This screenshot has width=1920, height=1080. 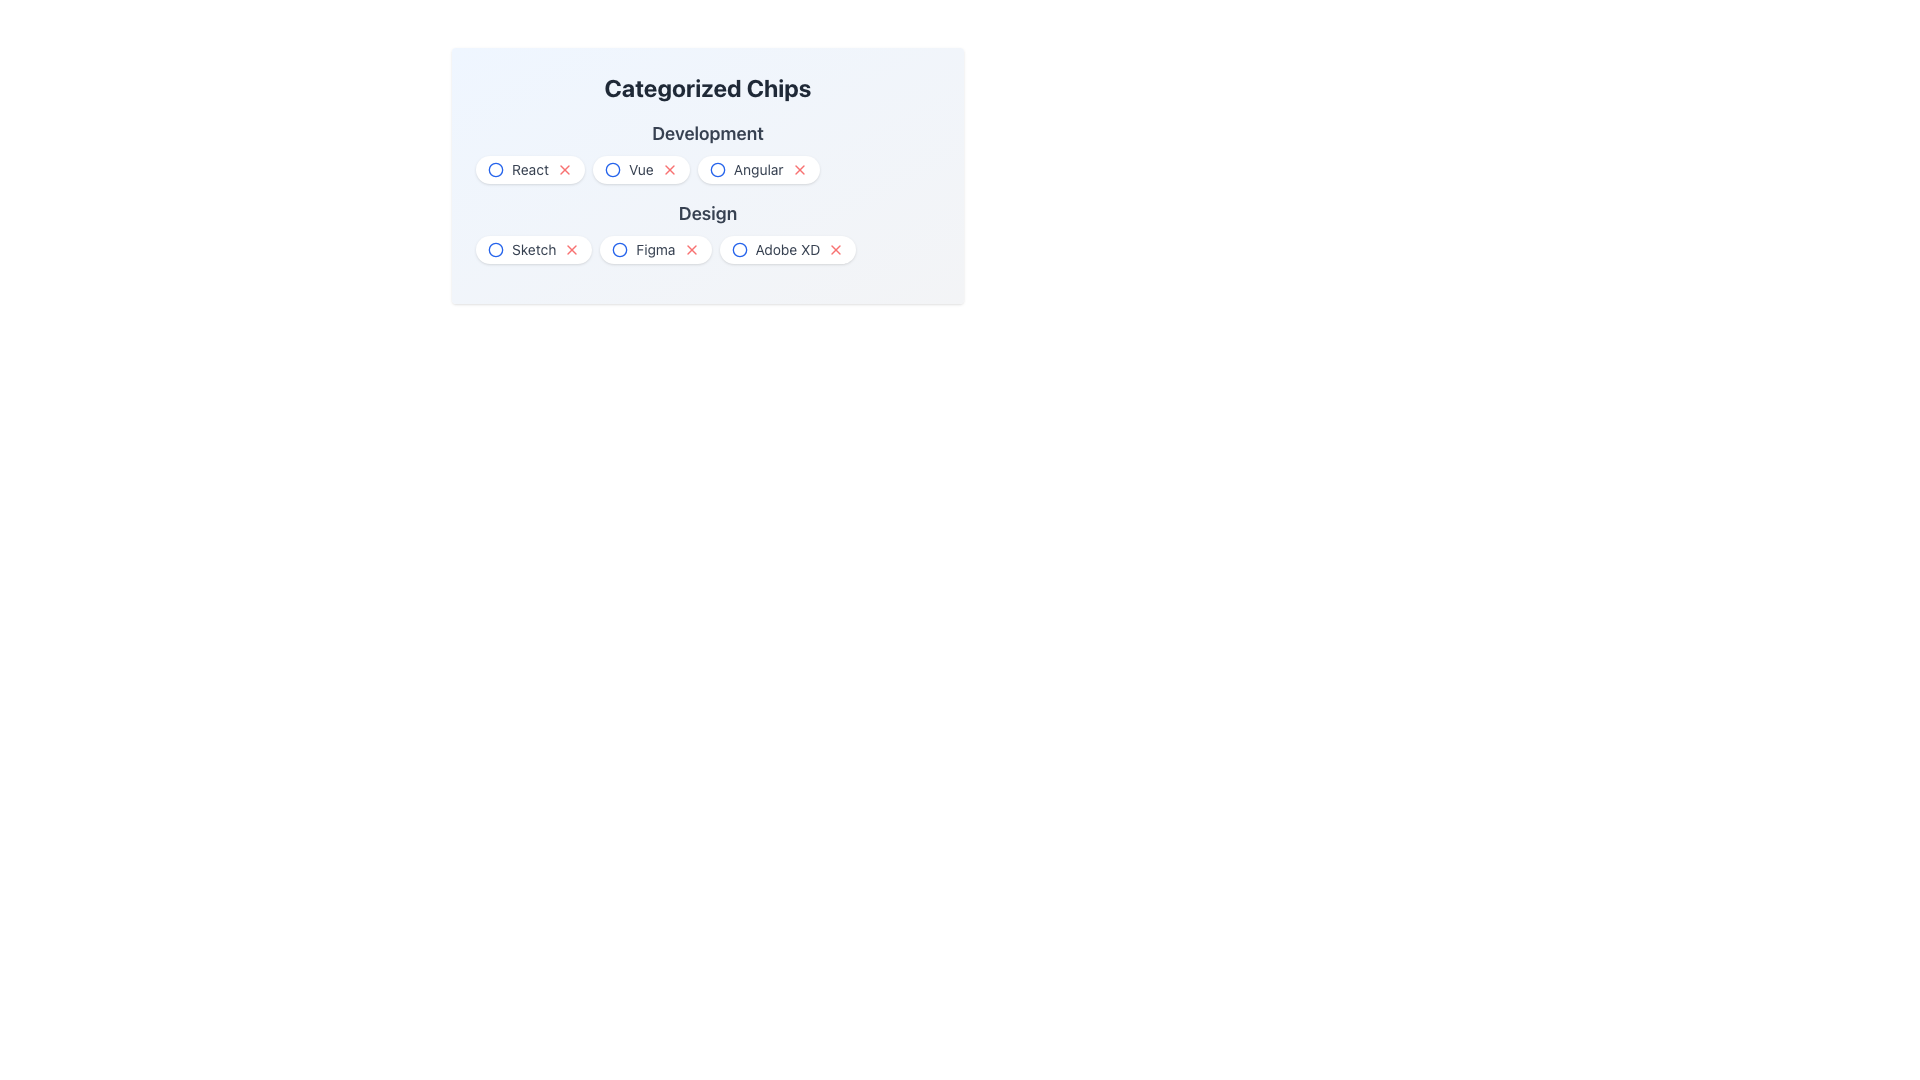 What do you see at coordinates (757, 168) in the screenshot?
I see `the 'Angular' selectable chip, which is the third pill-shaped button in the 'Development' category` at bounding box center [757, 168].